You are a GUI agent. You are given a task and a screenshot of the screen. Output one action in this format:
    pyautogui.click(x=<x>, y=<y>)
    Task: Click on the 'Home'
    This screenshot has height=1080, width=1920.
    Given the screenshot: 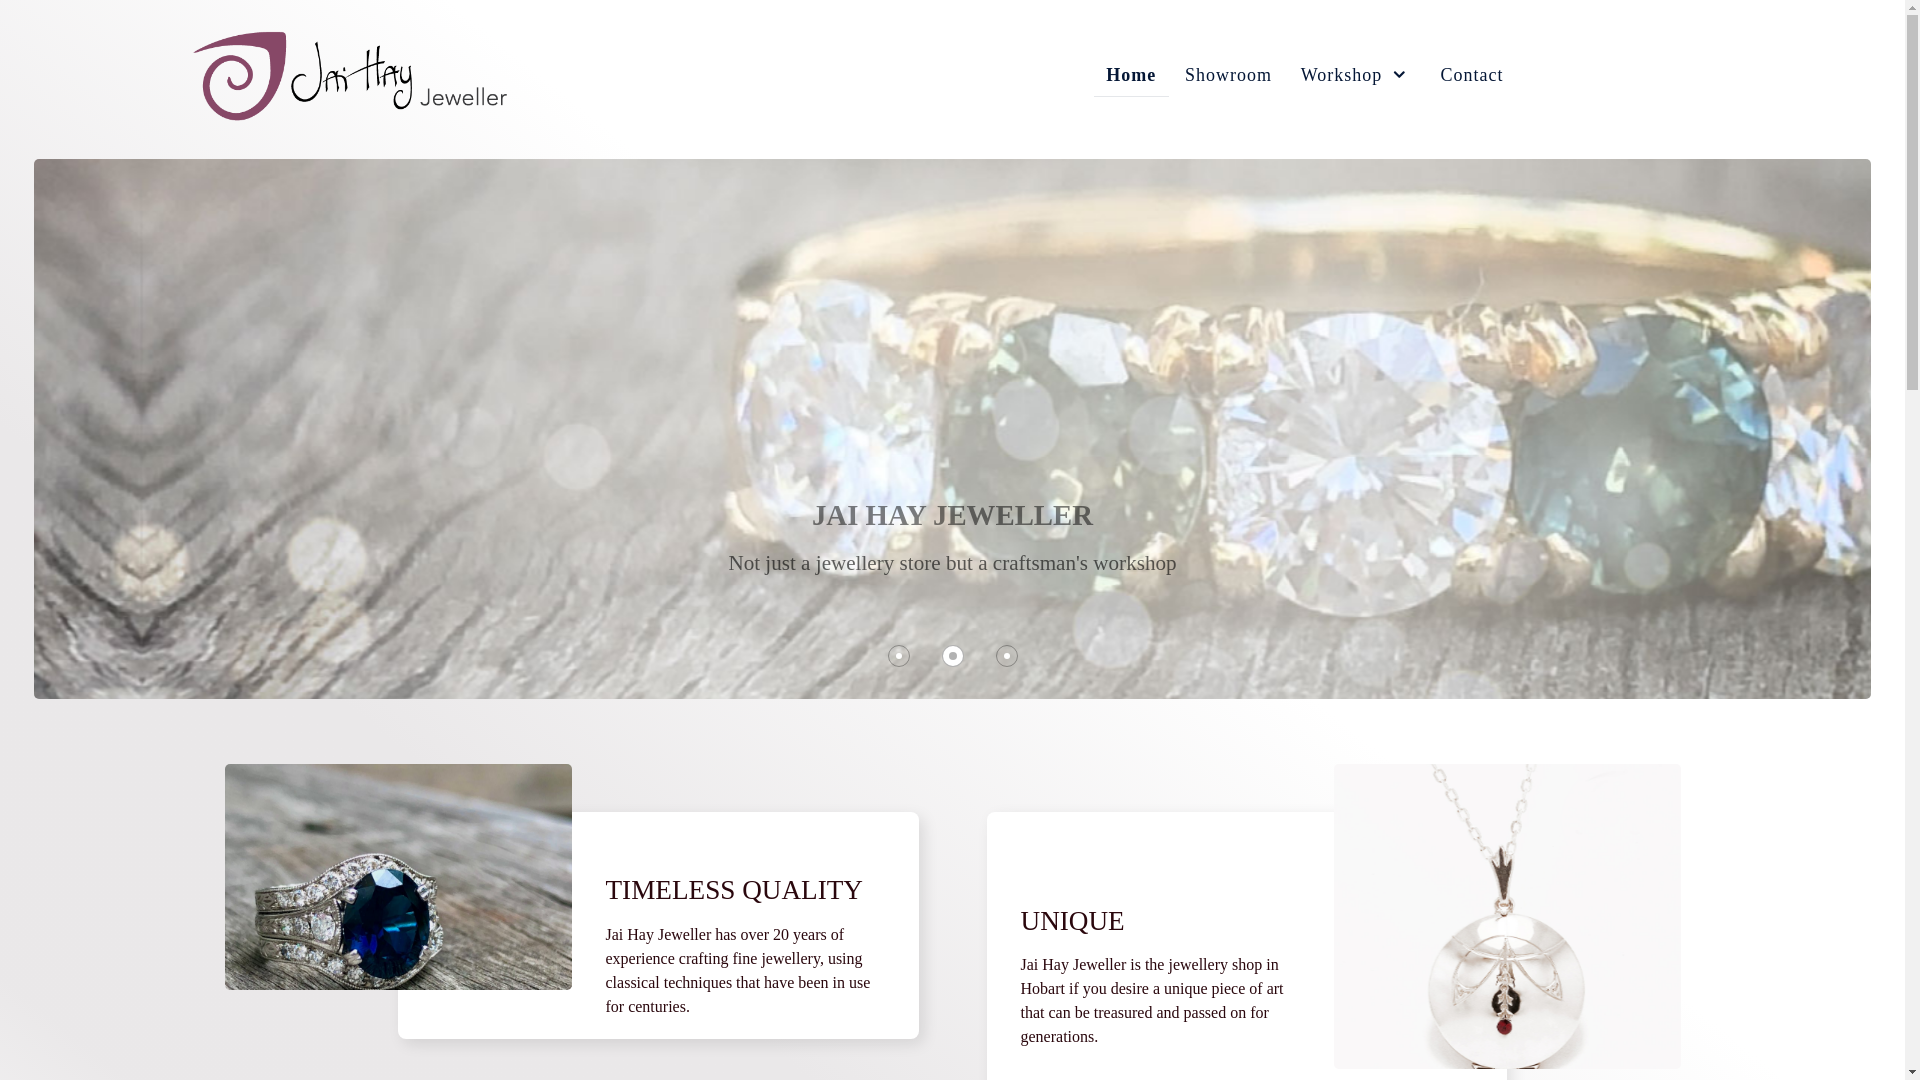 What is the action you would take?
    pyautogui.click(x=1131, y=75)
    